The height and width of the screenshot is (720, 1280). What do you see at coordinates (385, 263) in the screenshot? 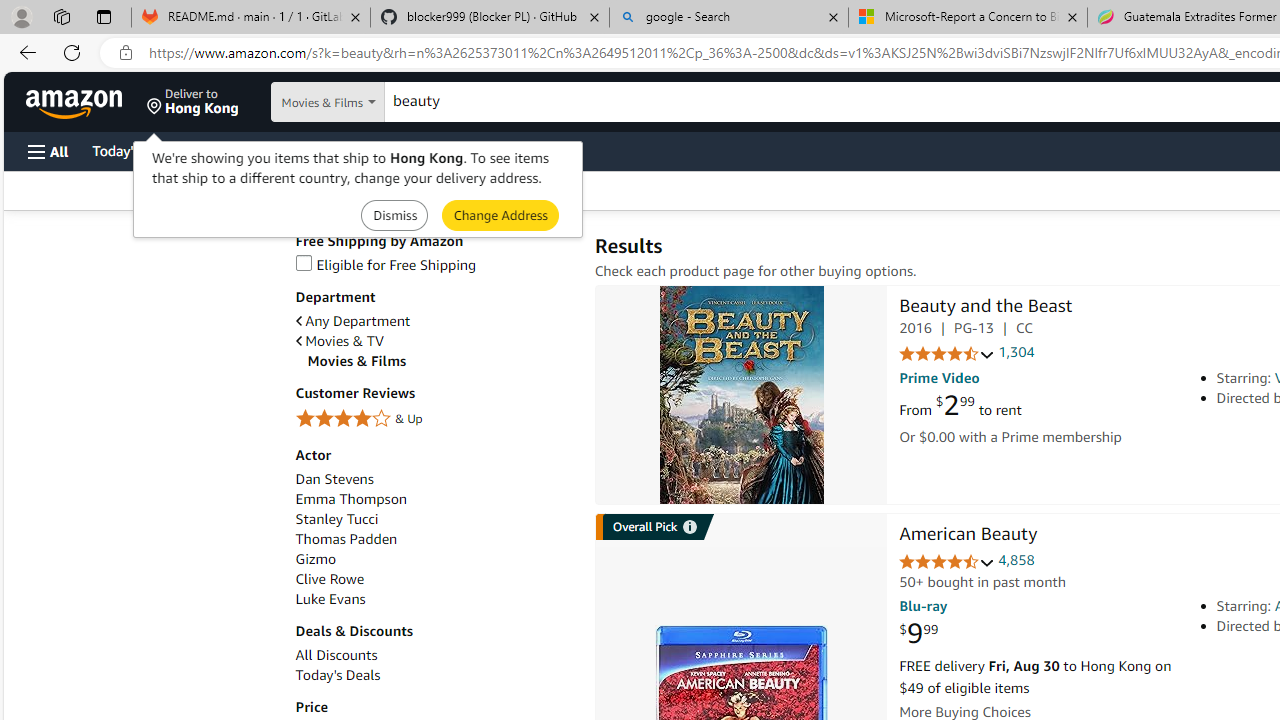
I see `'Eligible for Free Shipping'` at bounding box center [385, 263].